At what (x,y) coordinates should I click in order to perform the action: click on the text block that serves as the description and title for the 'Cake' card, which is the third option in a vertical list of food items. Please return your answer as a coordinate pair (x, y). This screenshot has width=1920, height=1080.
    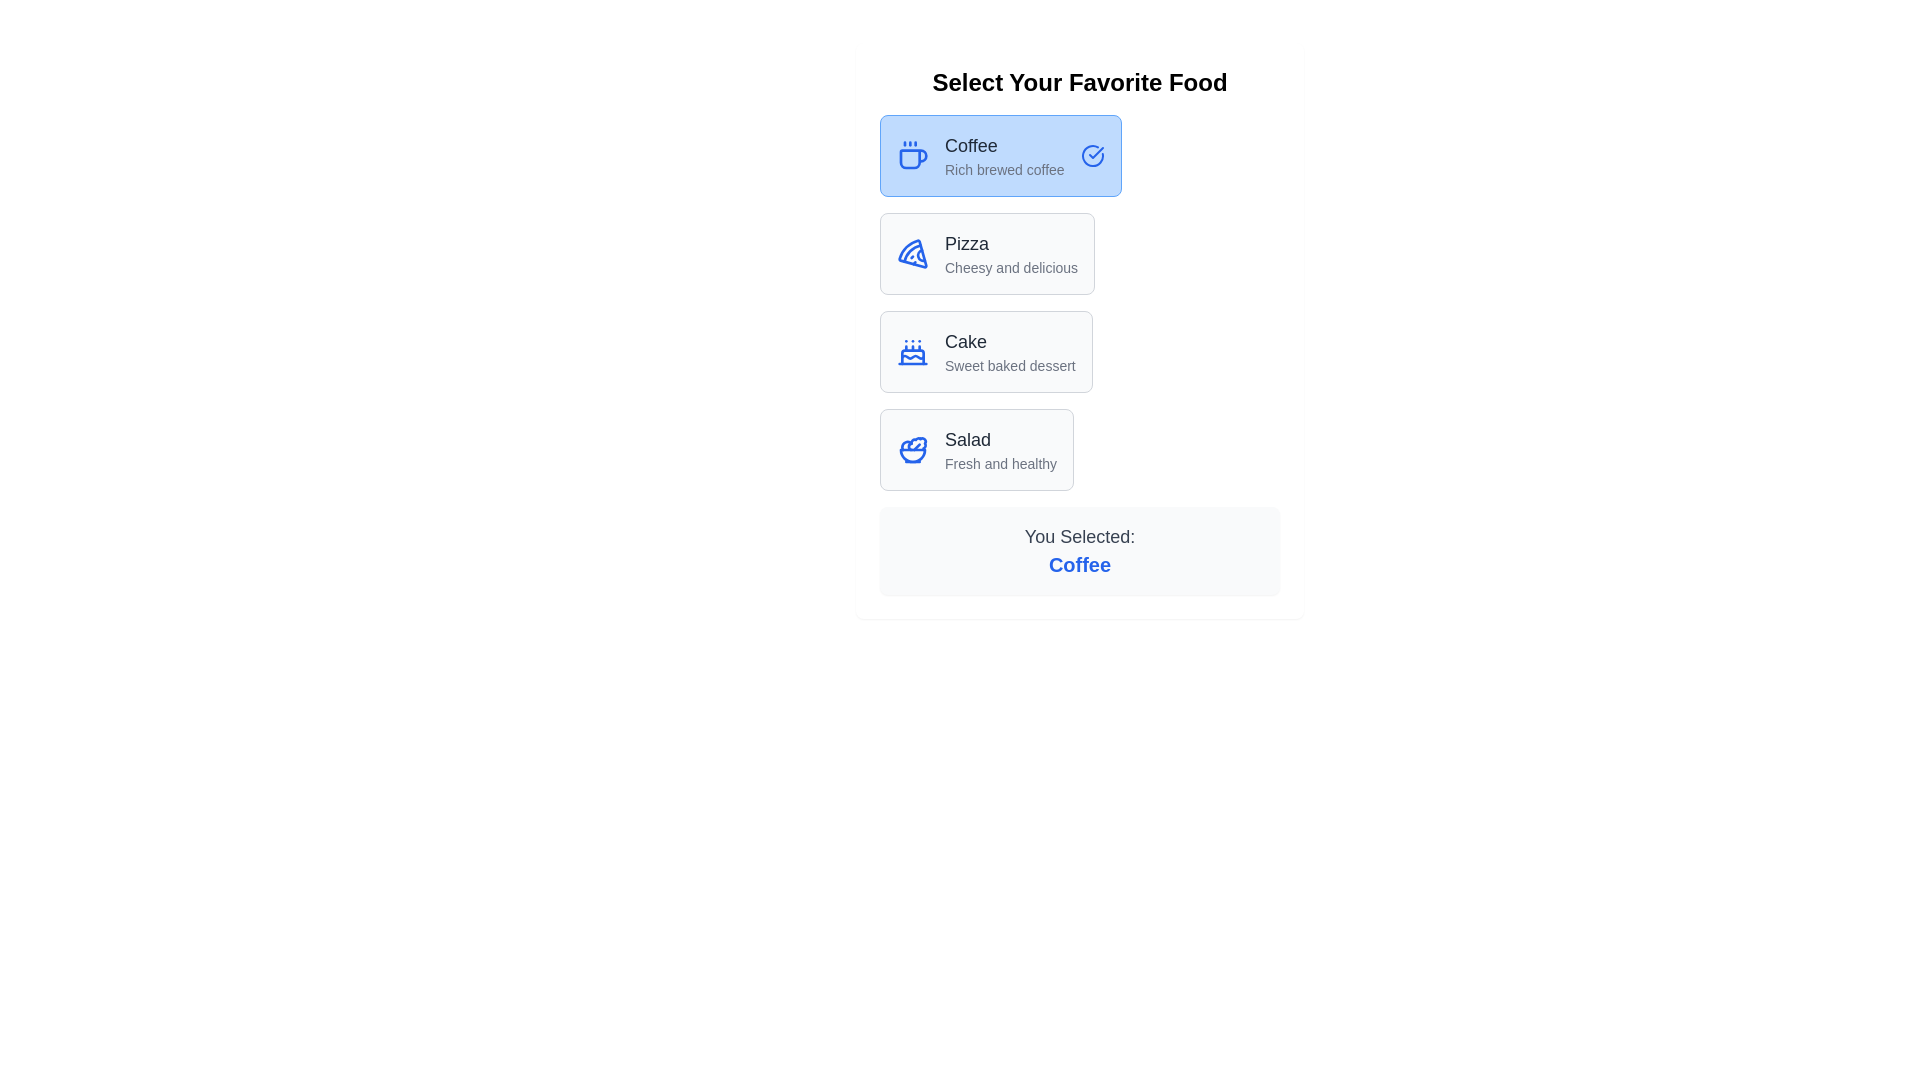
    Looking at the image, I should click on (1010, 350).